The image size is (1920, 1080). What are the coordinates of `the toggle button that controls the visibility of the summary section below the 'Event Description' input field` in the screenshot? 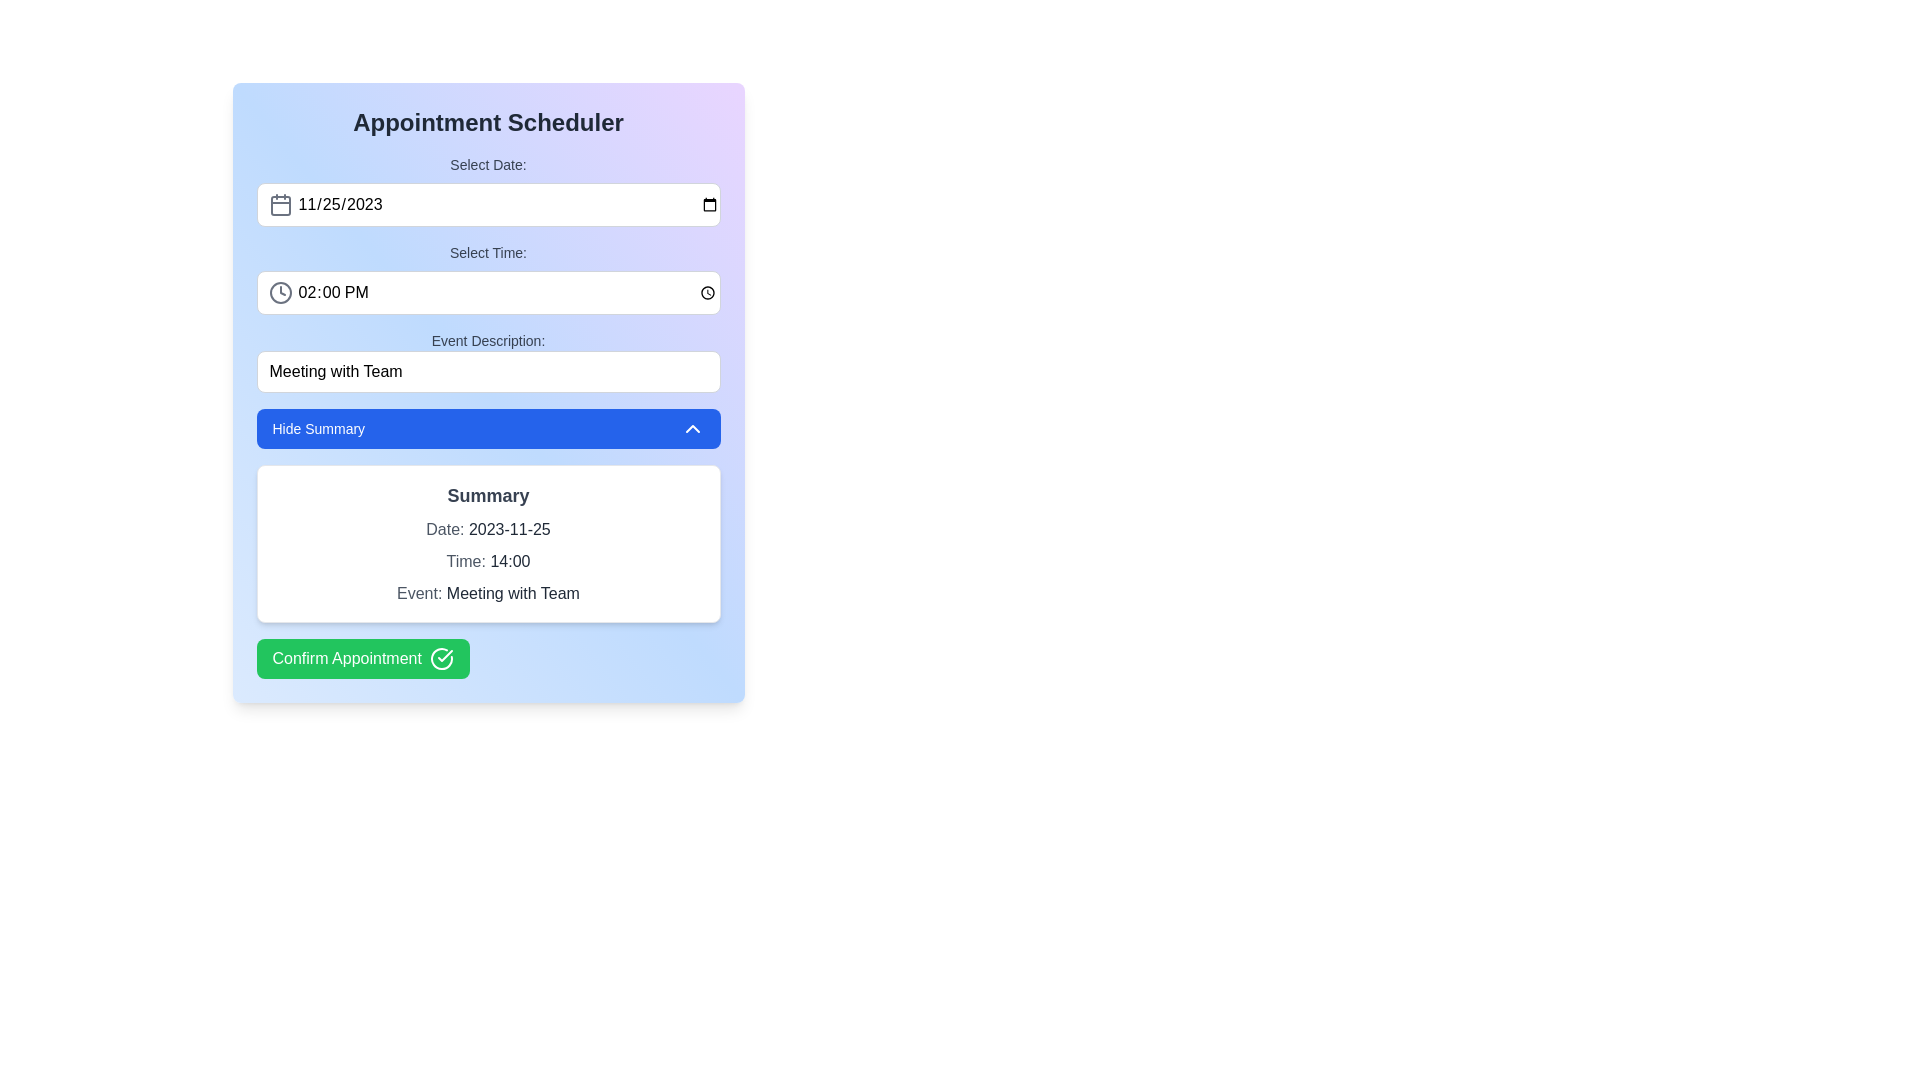 It's located at (488, 427).